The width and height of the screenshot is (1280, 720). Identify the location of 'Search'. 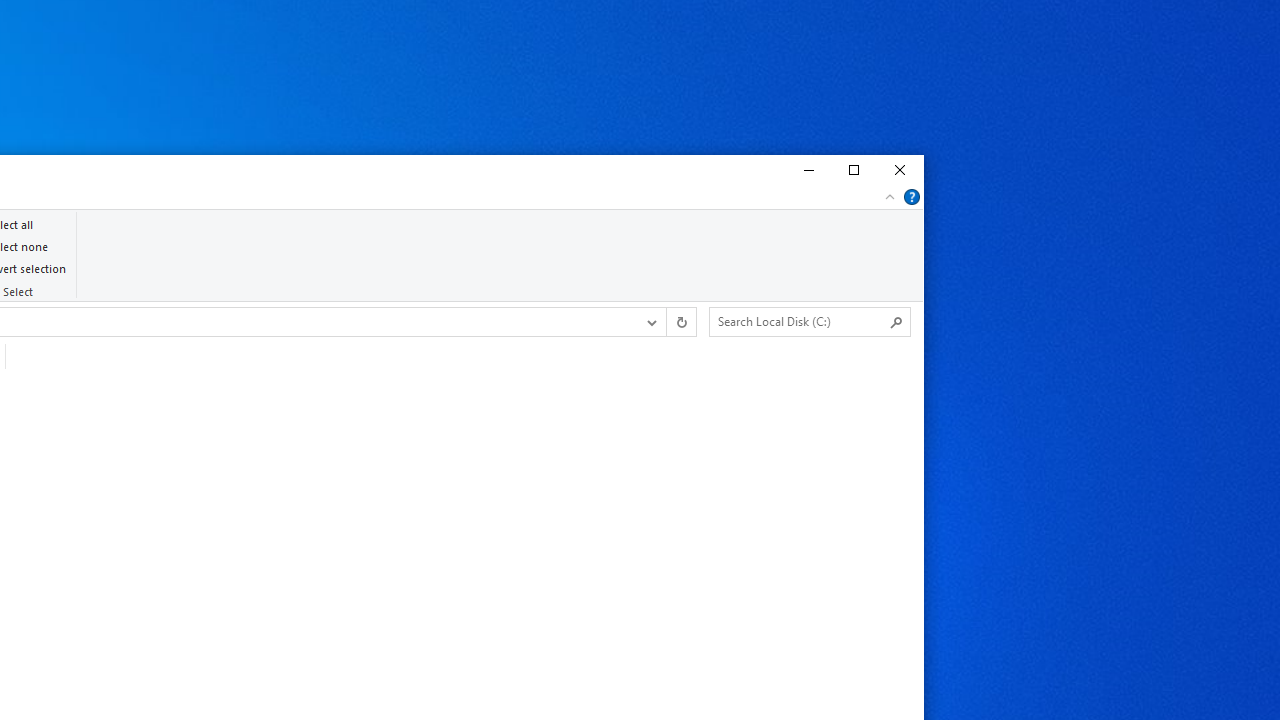
(896, 320).